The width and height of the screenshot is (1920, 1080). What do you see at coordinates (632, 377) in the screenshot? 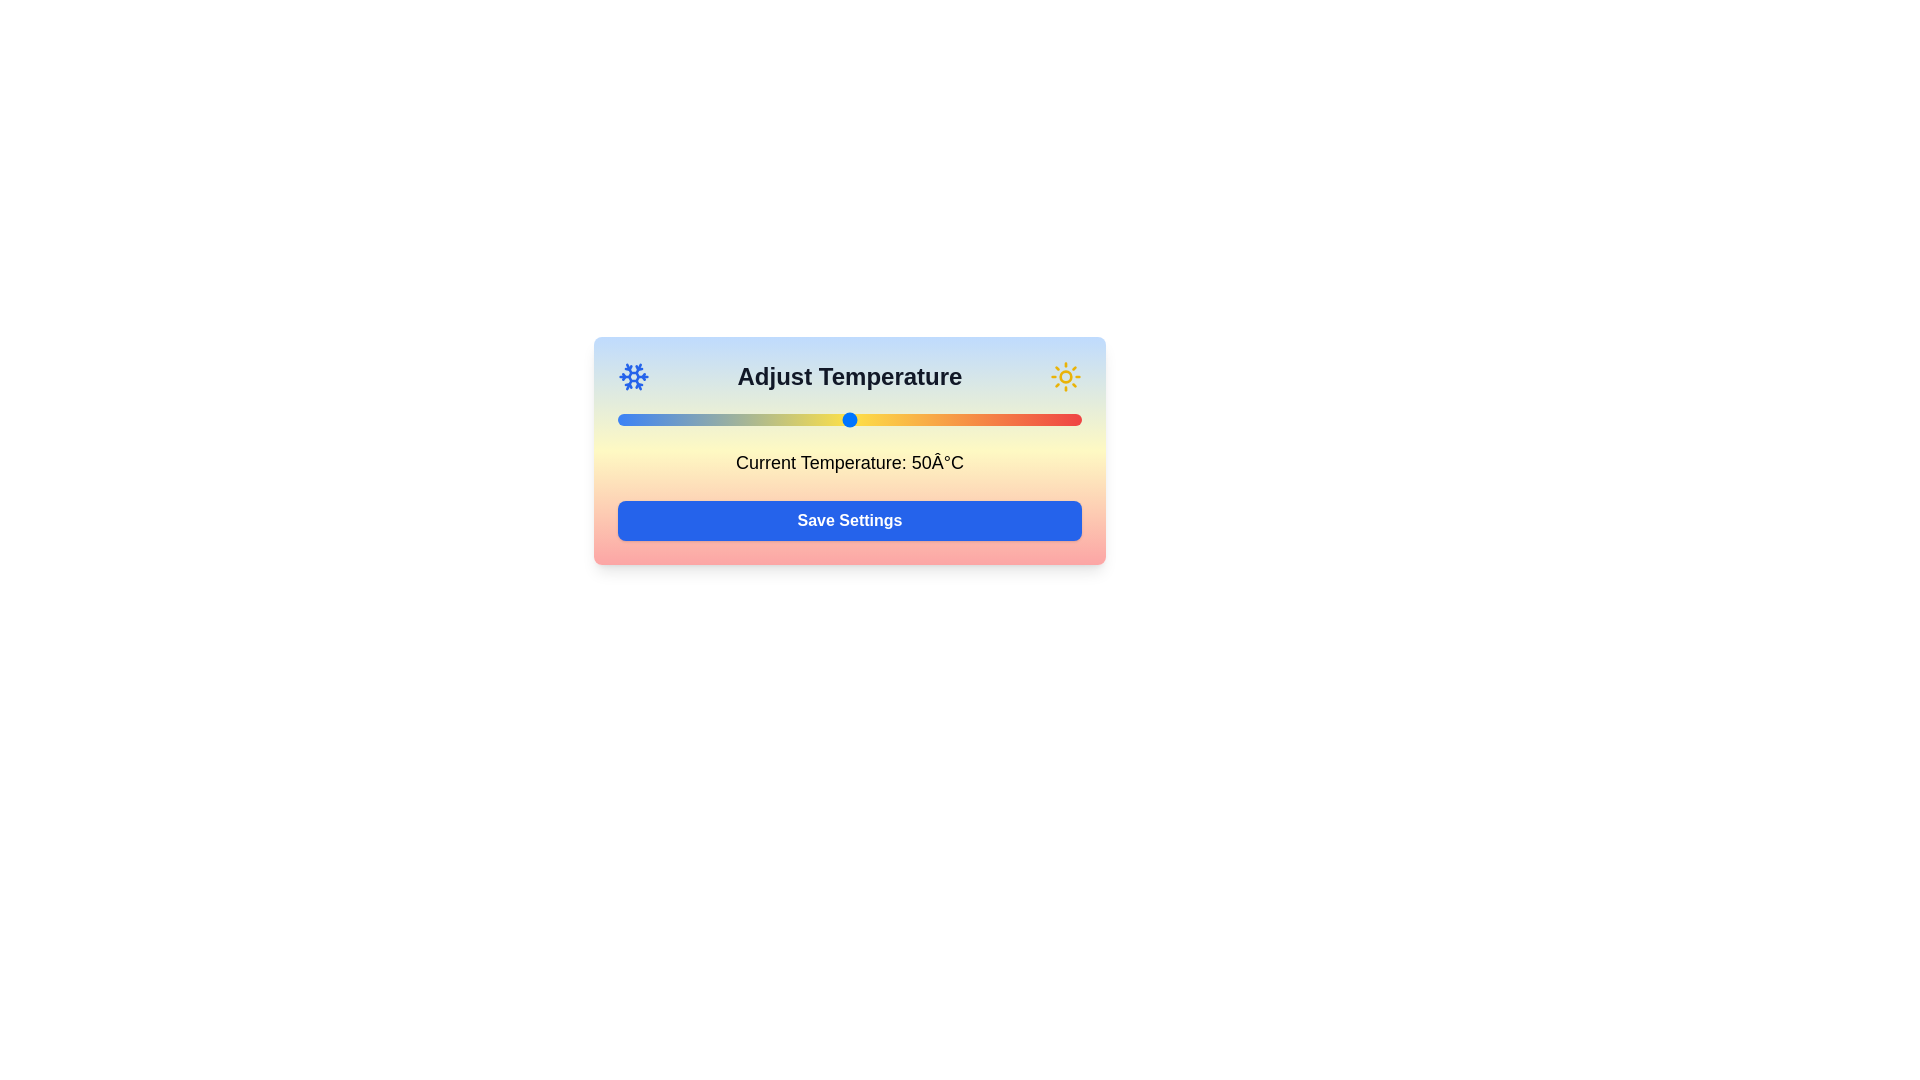
I see `the snowflake icon to inspect it` at bounding box center [632, 377].